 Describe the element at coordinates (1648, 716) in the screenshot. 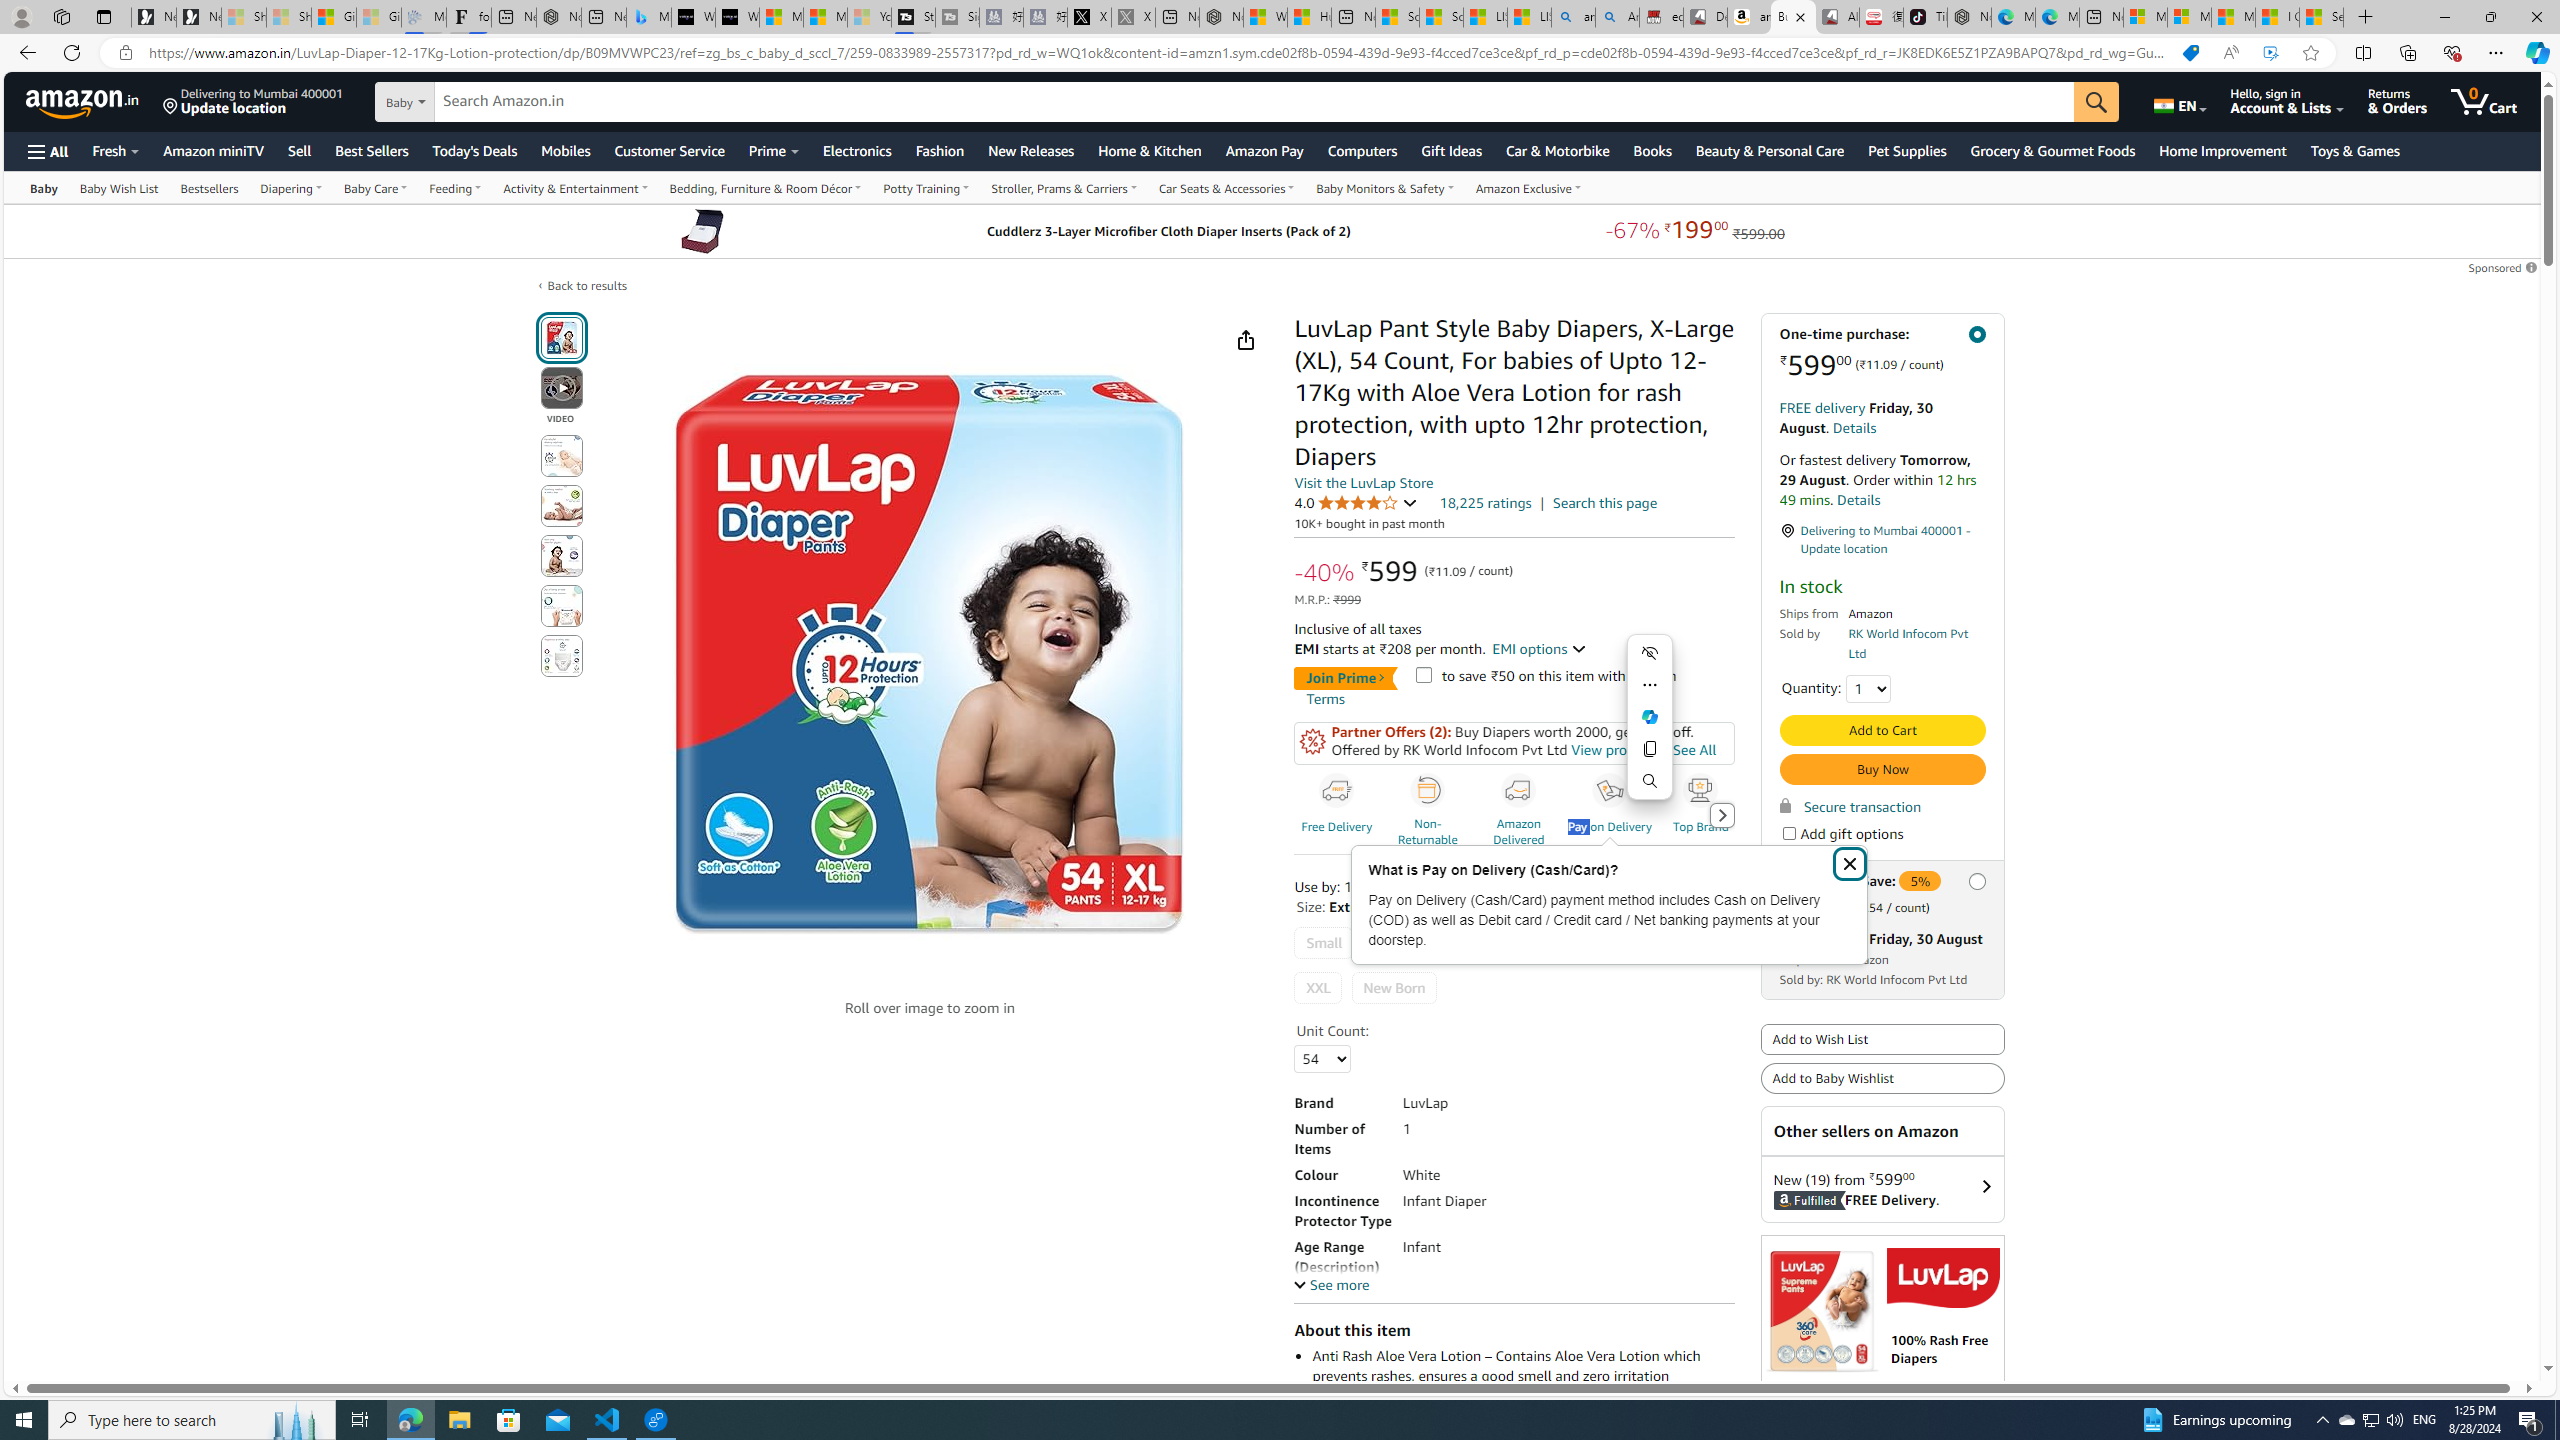

I see `'Ask Copilot'` at that location.